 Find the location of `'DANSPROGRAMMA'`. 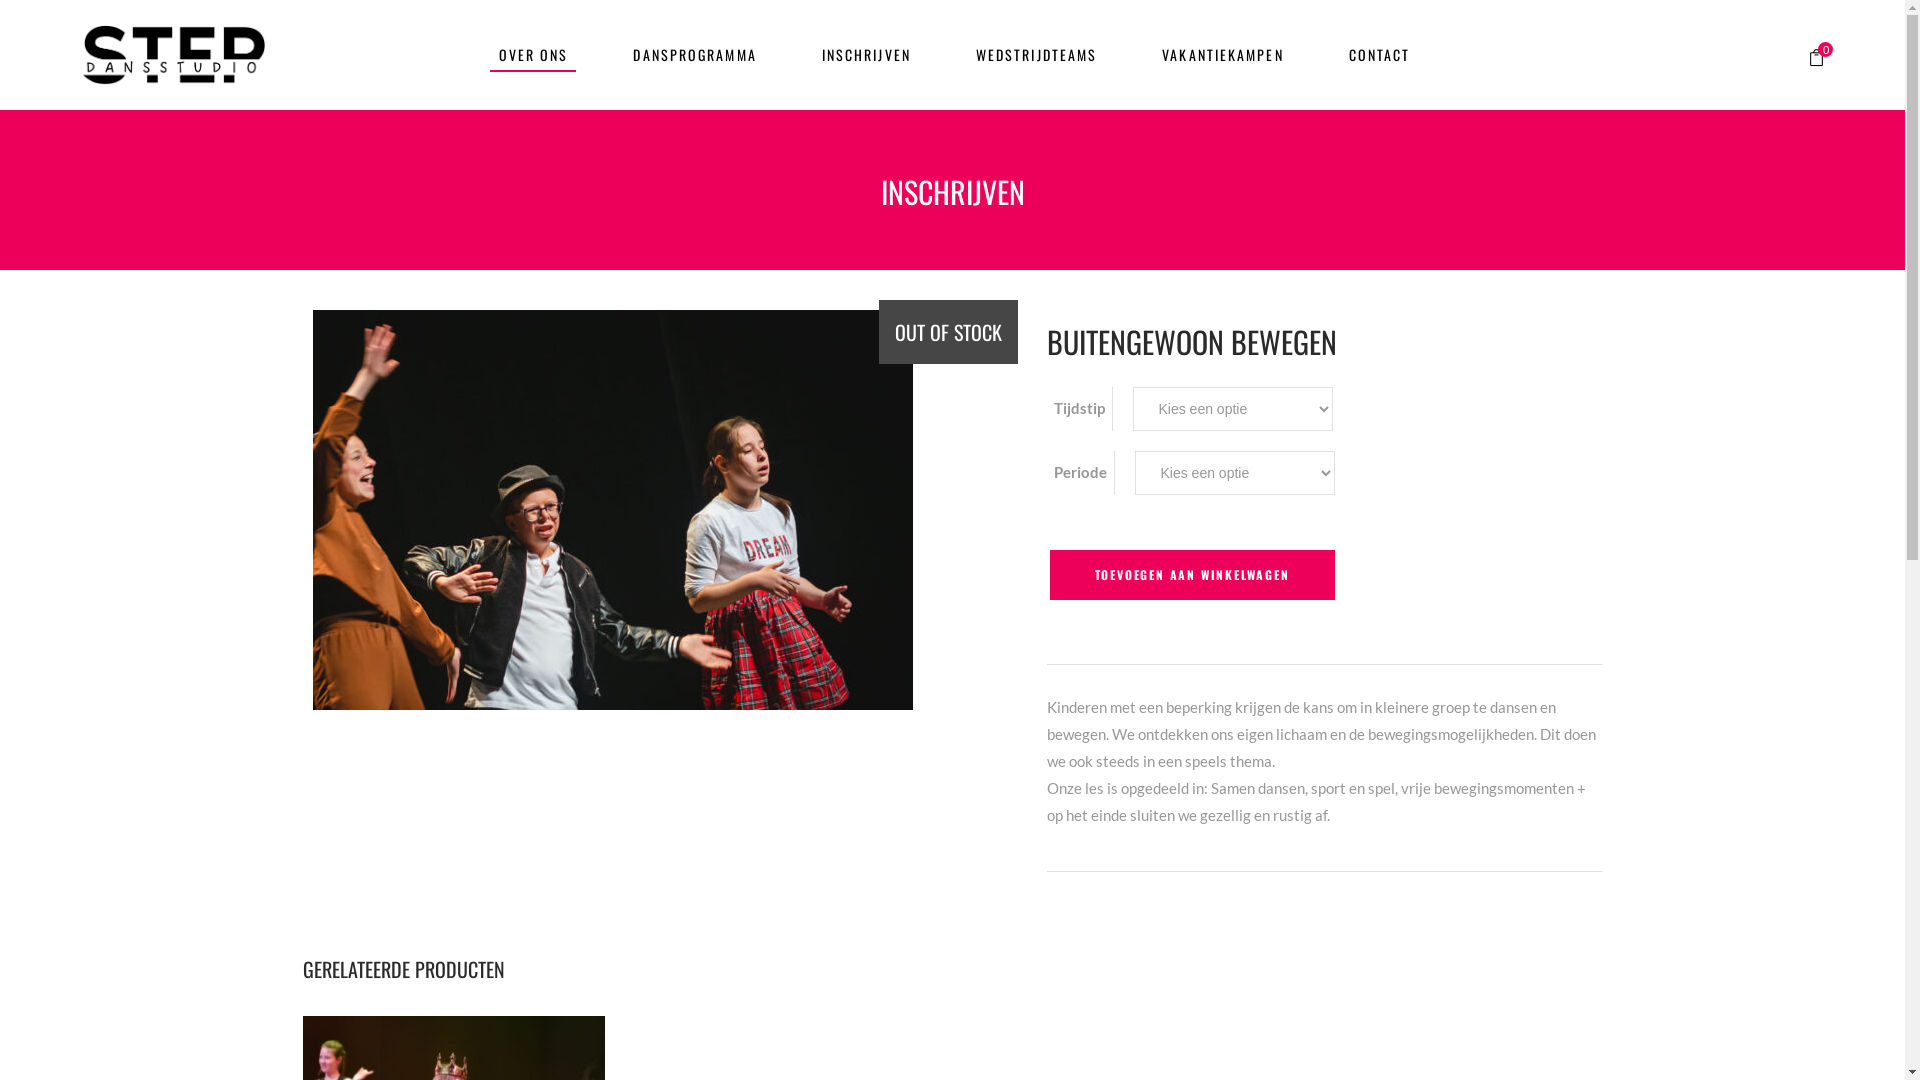

'DANSPROGRAMMA' is located at coordinates (694, 53).